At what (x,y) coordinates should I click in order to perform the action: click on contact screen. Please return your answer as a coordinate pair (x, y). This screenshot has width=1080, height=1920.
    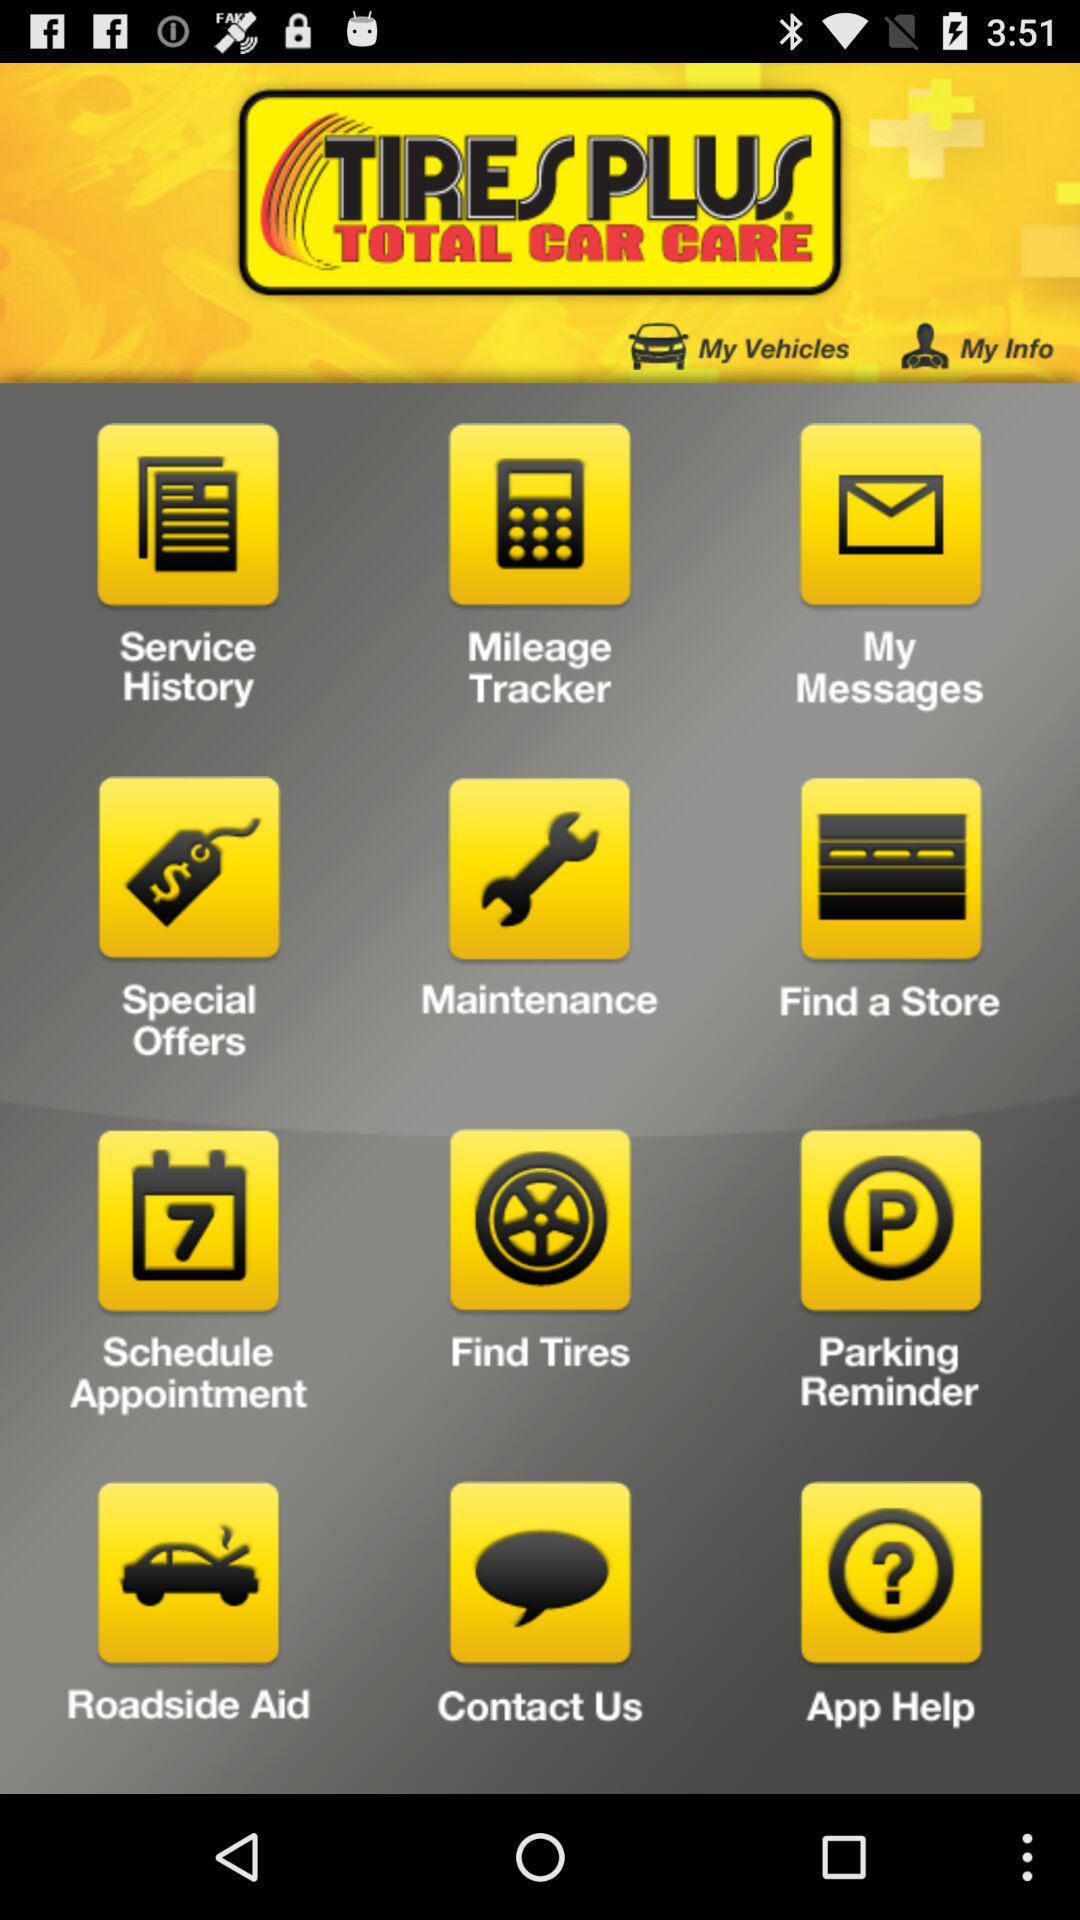
    Looking at the image, I should click on (540, 1630).